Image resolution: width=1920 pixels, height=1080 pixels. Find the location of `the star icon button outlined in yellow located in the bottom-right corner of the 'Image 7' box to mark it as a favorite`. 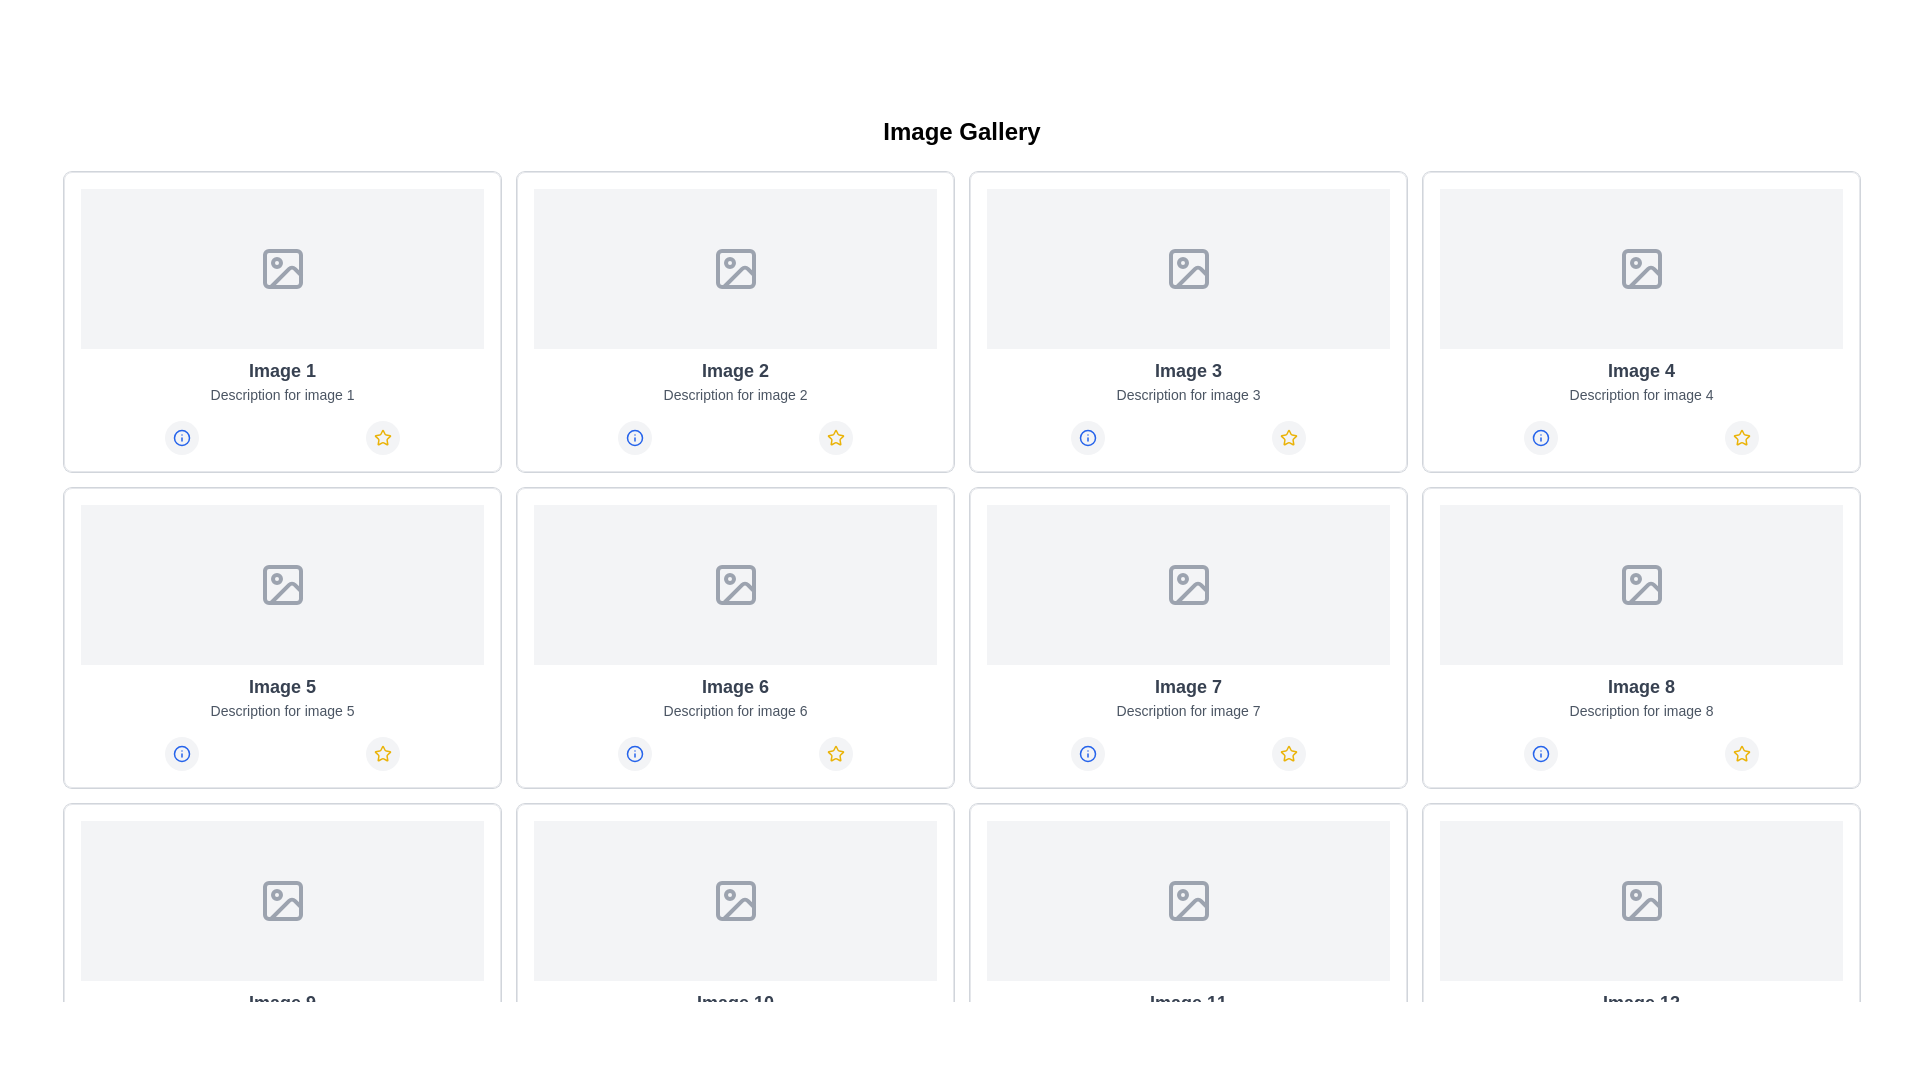

the star icon button outlined in yellow located in the bottom-right corner of the 'Image 7' box to mark it as a favorite is located at coordinates (1289, 753).